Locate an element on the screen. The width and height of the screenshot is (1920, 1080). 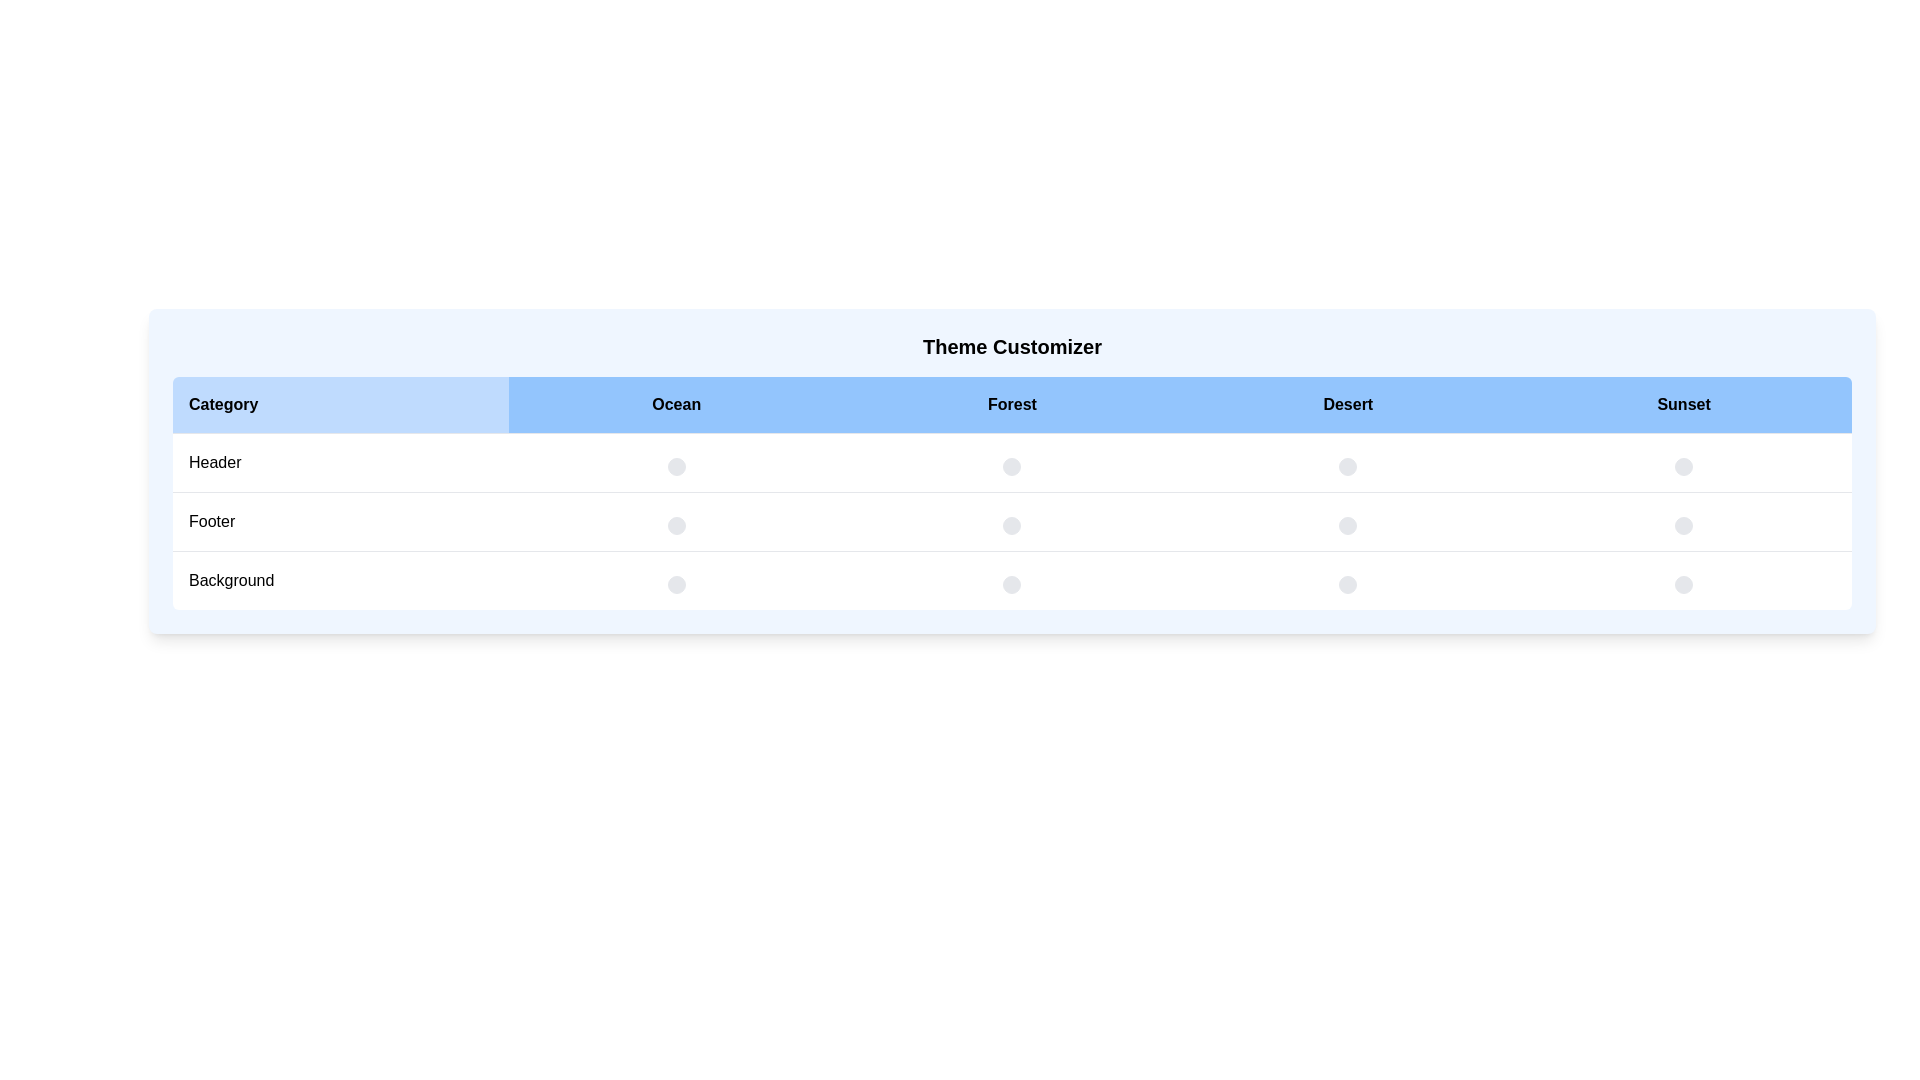
the small, round toggle button with a gray background located in the first row of the theme selection table under the 'Ocean' column is located at coordinates (676, 466).